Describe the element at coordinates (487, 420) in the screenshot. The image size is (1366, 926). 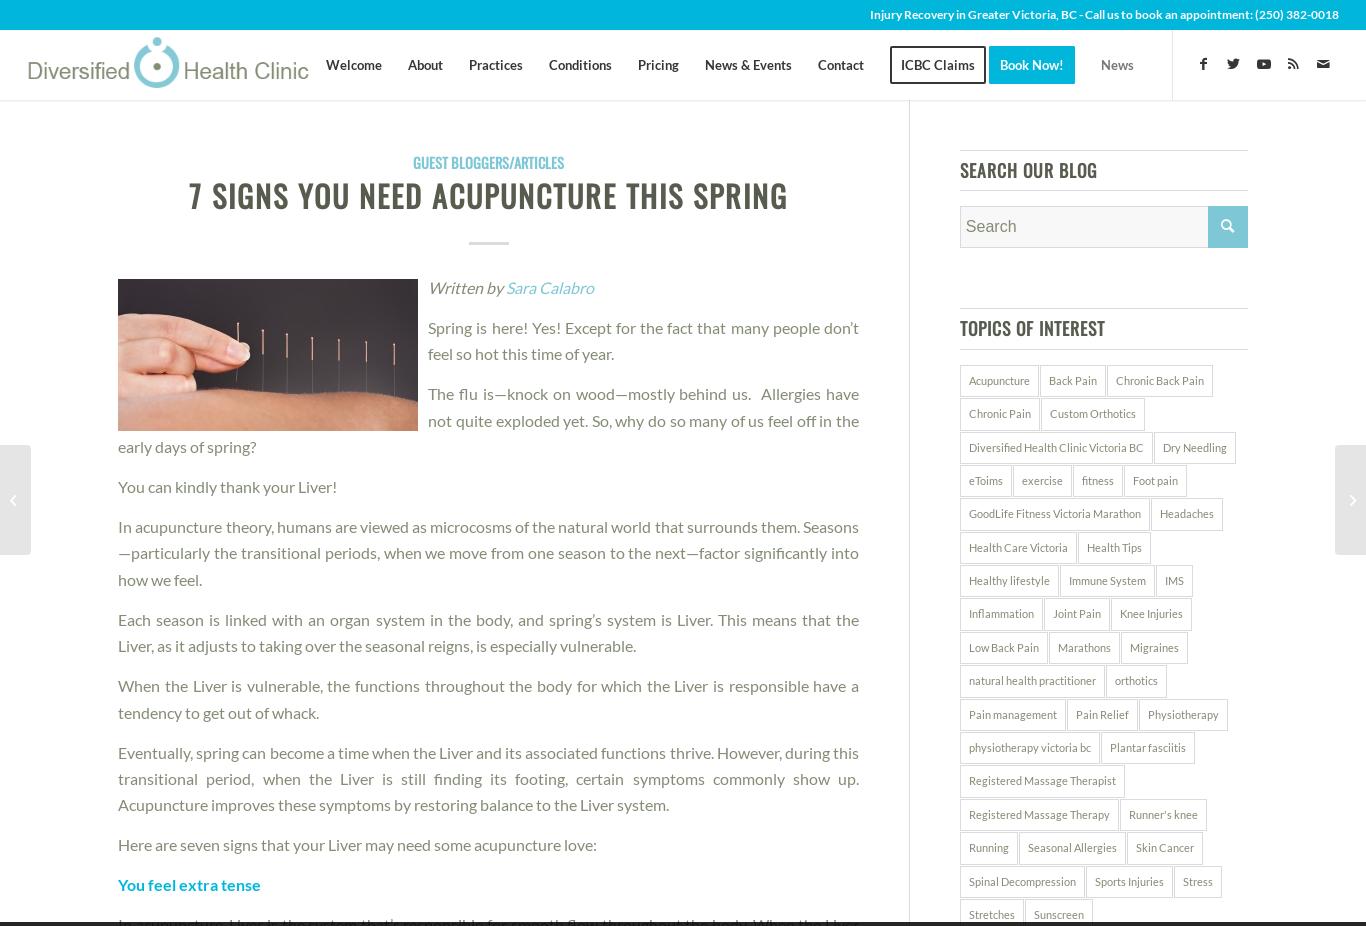
I see `'The flu is—knock on wood—mostly behind us.  Allergies have not quite exploded yet. So, why do so many of us feel off in the early days of spring?'` at that location.